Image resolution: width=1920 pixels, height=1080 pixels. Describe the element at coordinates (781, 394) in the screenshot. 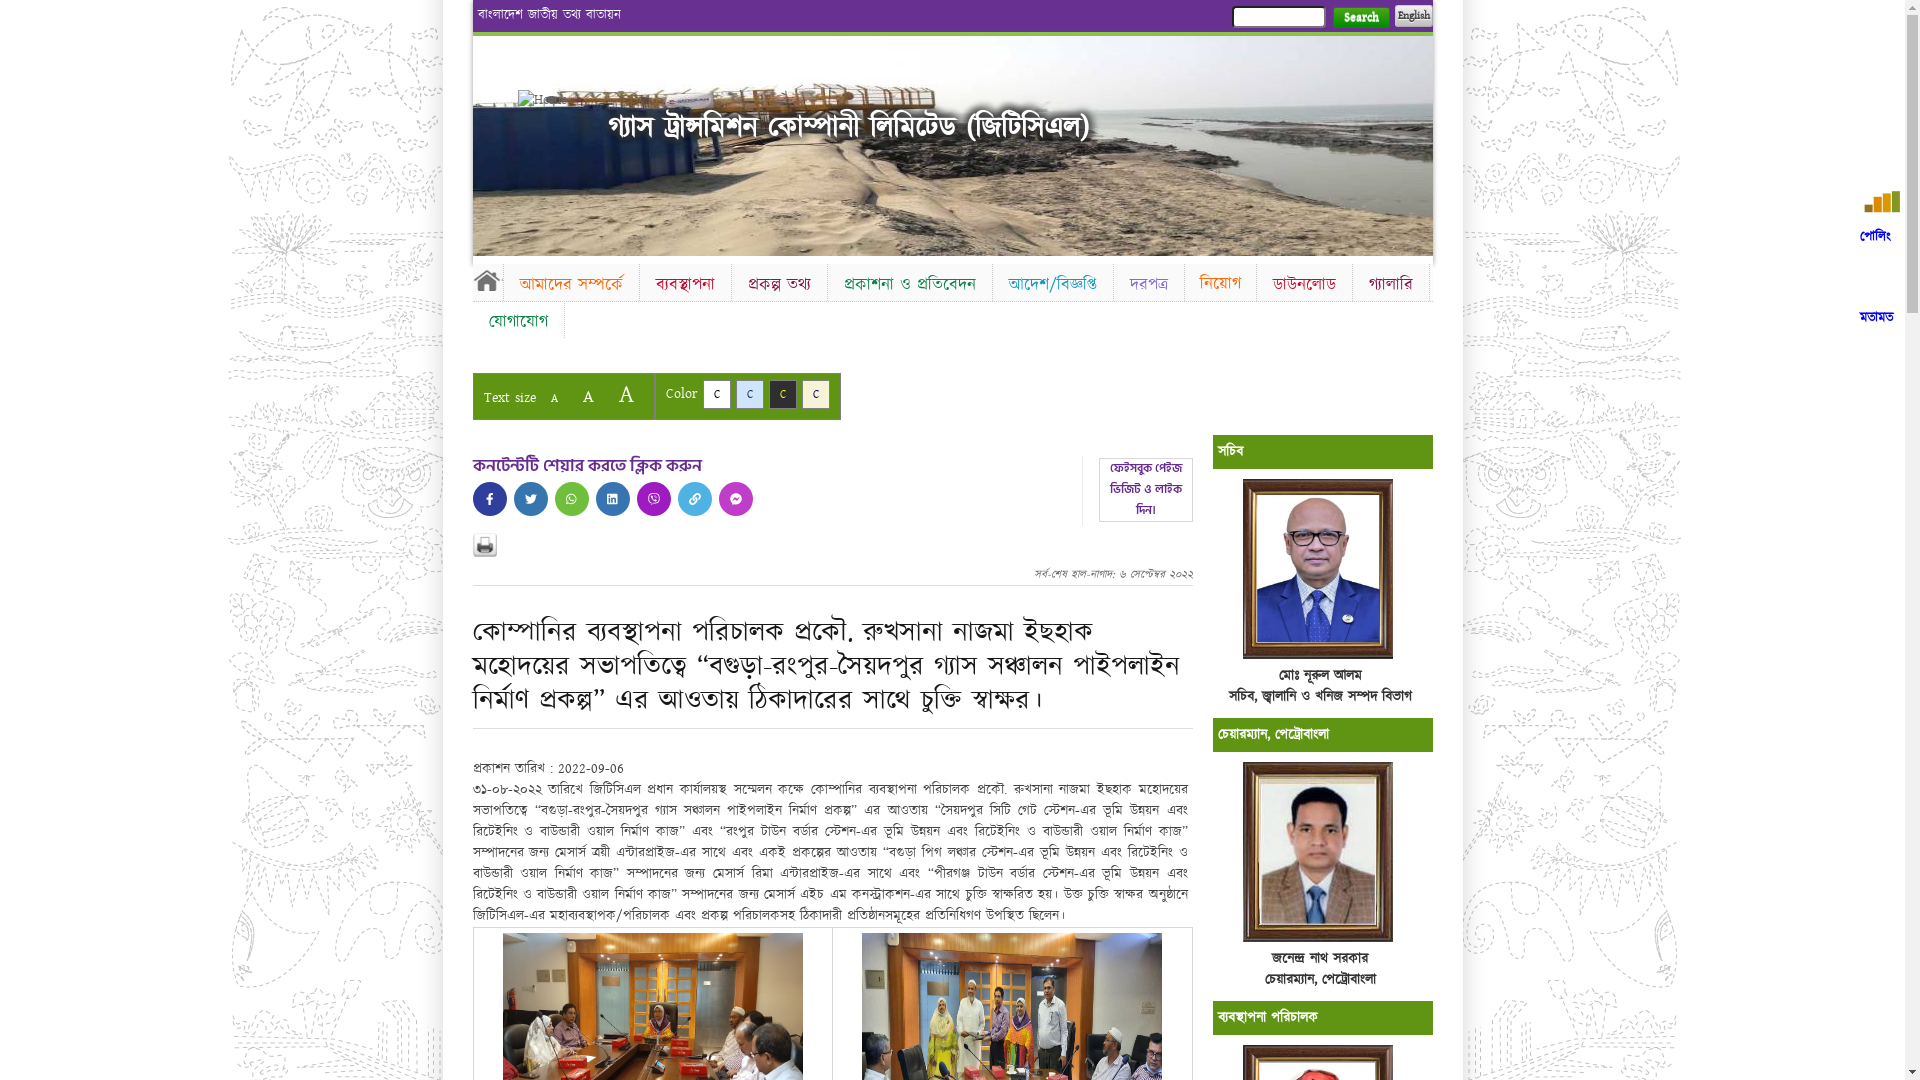

I see `'C'` at that location.